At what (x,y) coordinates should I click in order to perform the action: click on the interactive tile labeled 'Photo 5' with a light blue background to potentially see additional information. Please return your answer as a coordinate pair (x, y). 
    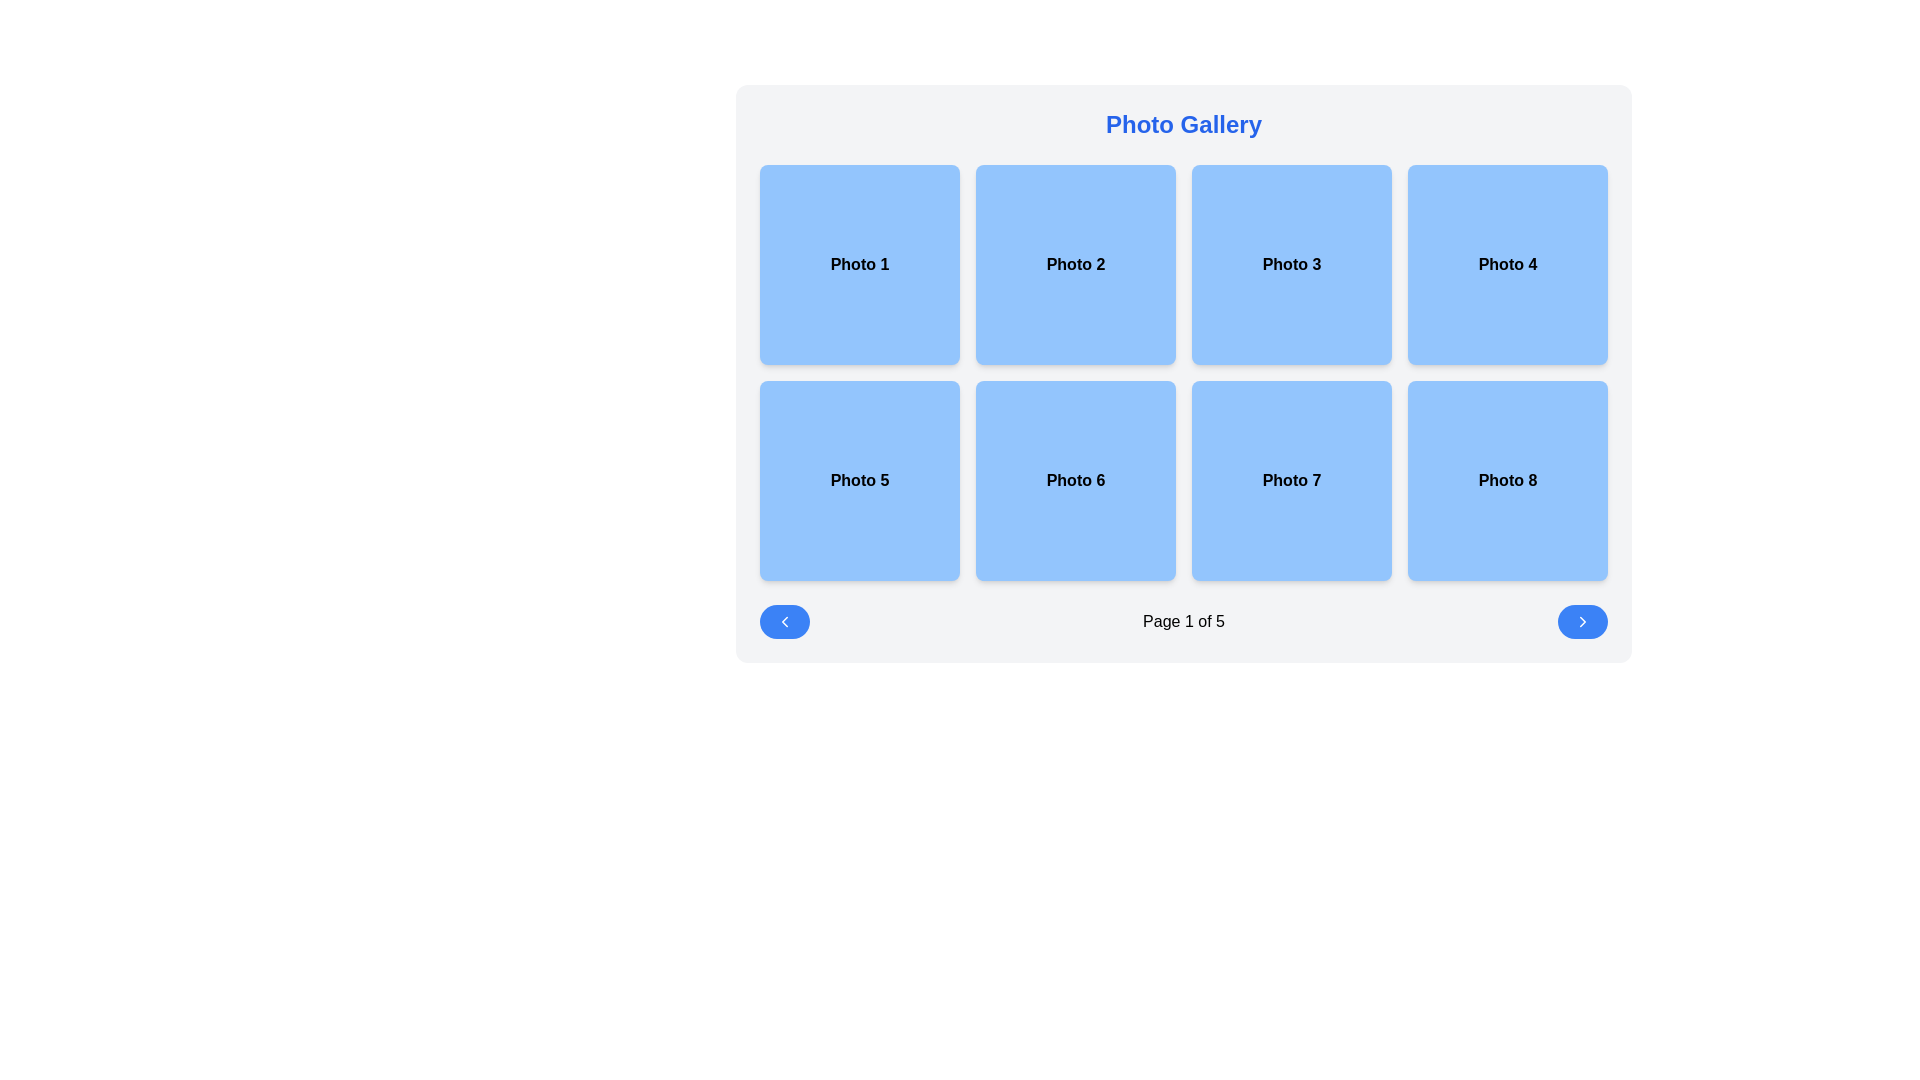
    Looking at the image, I should click on (859, 481).